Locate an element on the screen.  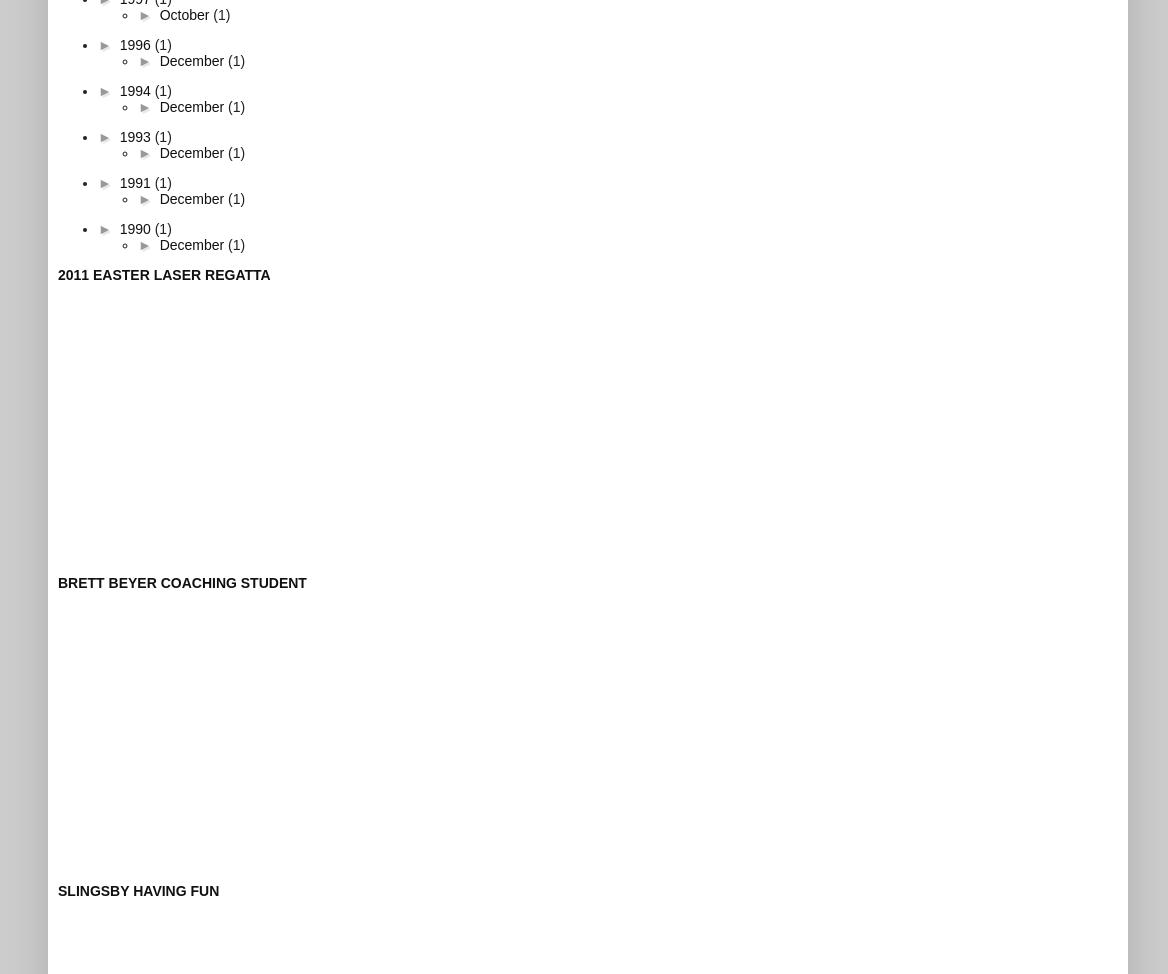
'Brett Beyer Coaching Student' is located at coordinates (181, 580).